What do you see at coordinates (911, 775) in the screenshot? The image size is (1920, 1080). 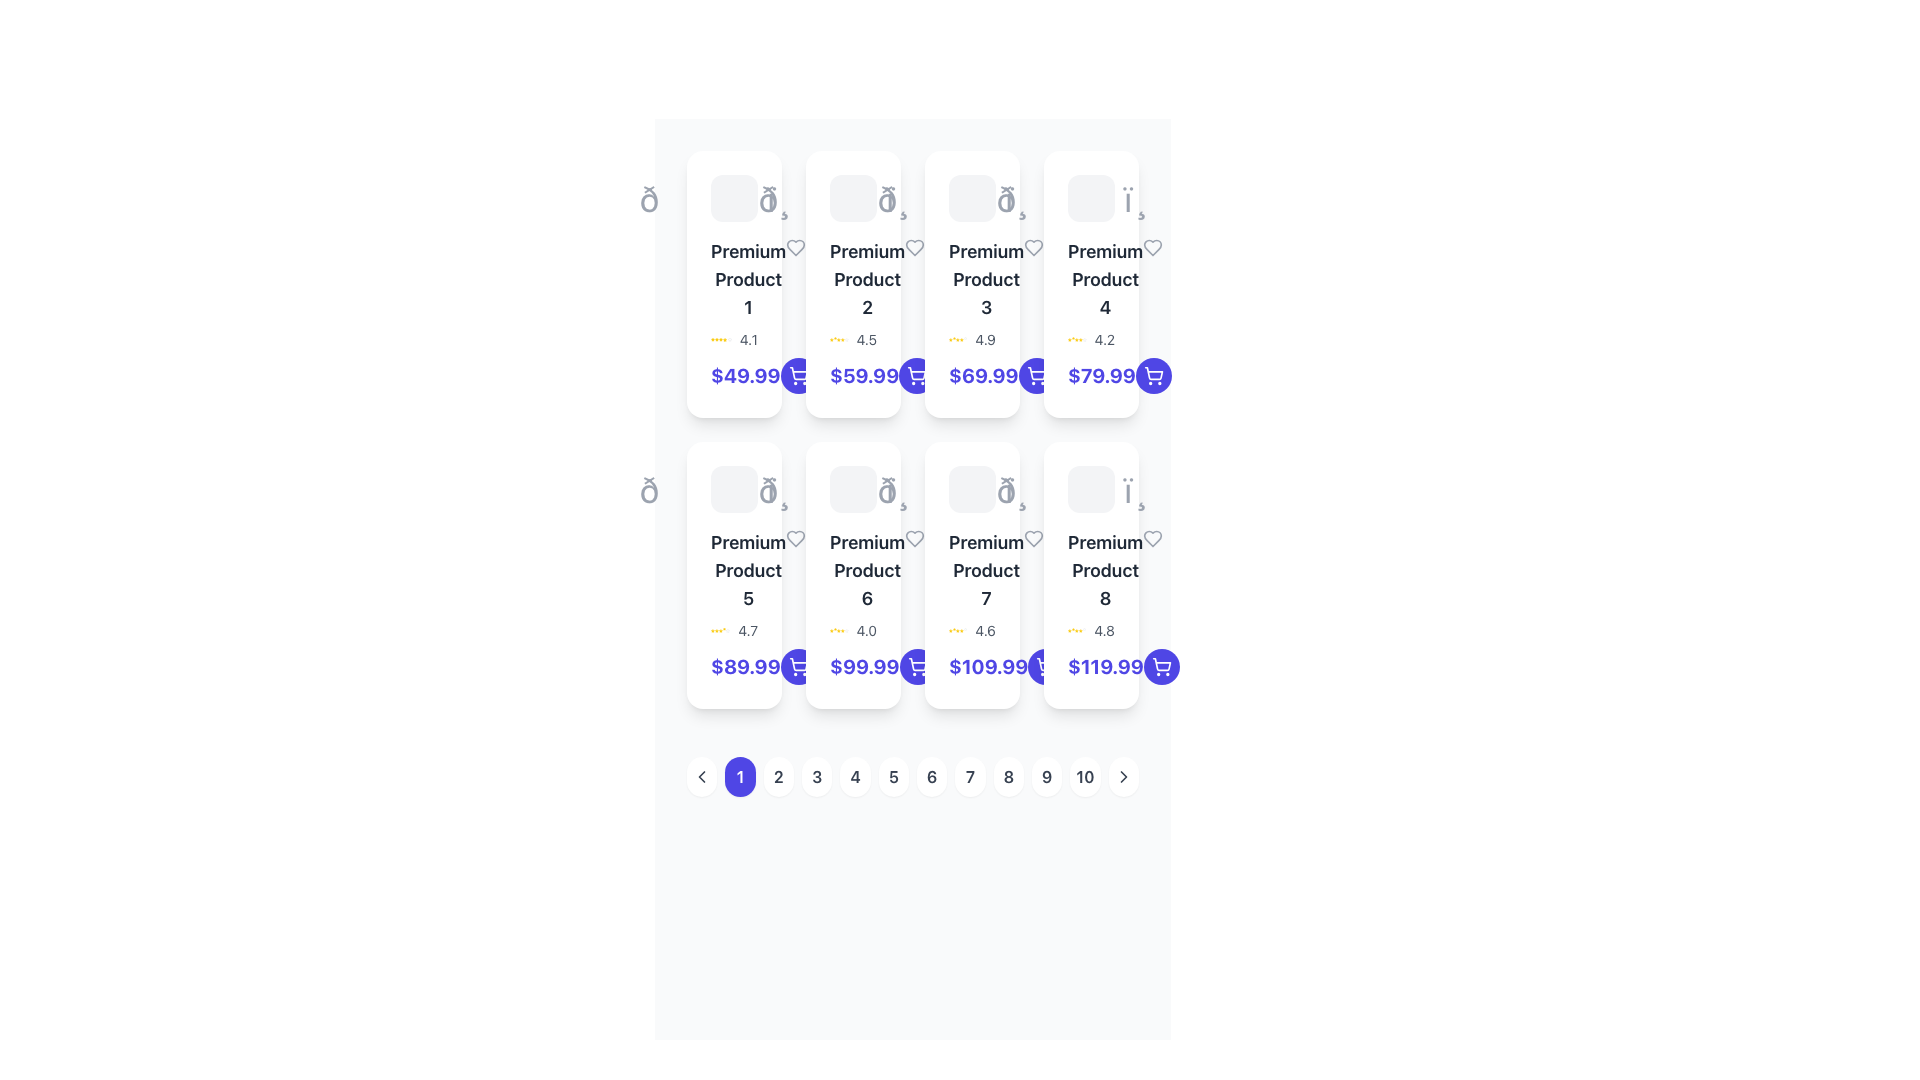 I see `the circular button labeled '6' within the pagination bar for accessibility purposes` at bounding box center [911, 775].